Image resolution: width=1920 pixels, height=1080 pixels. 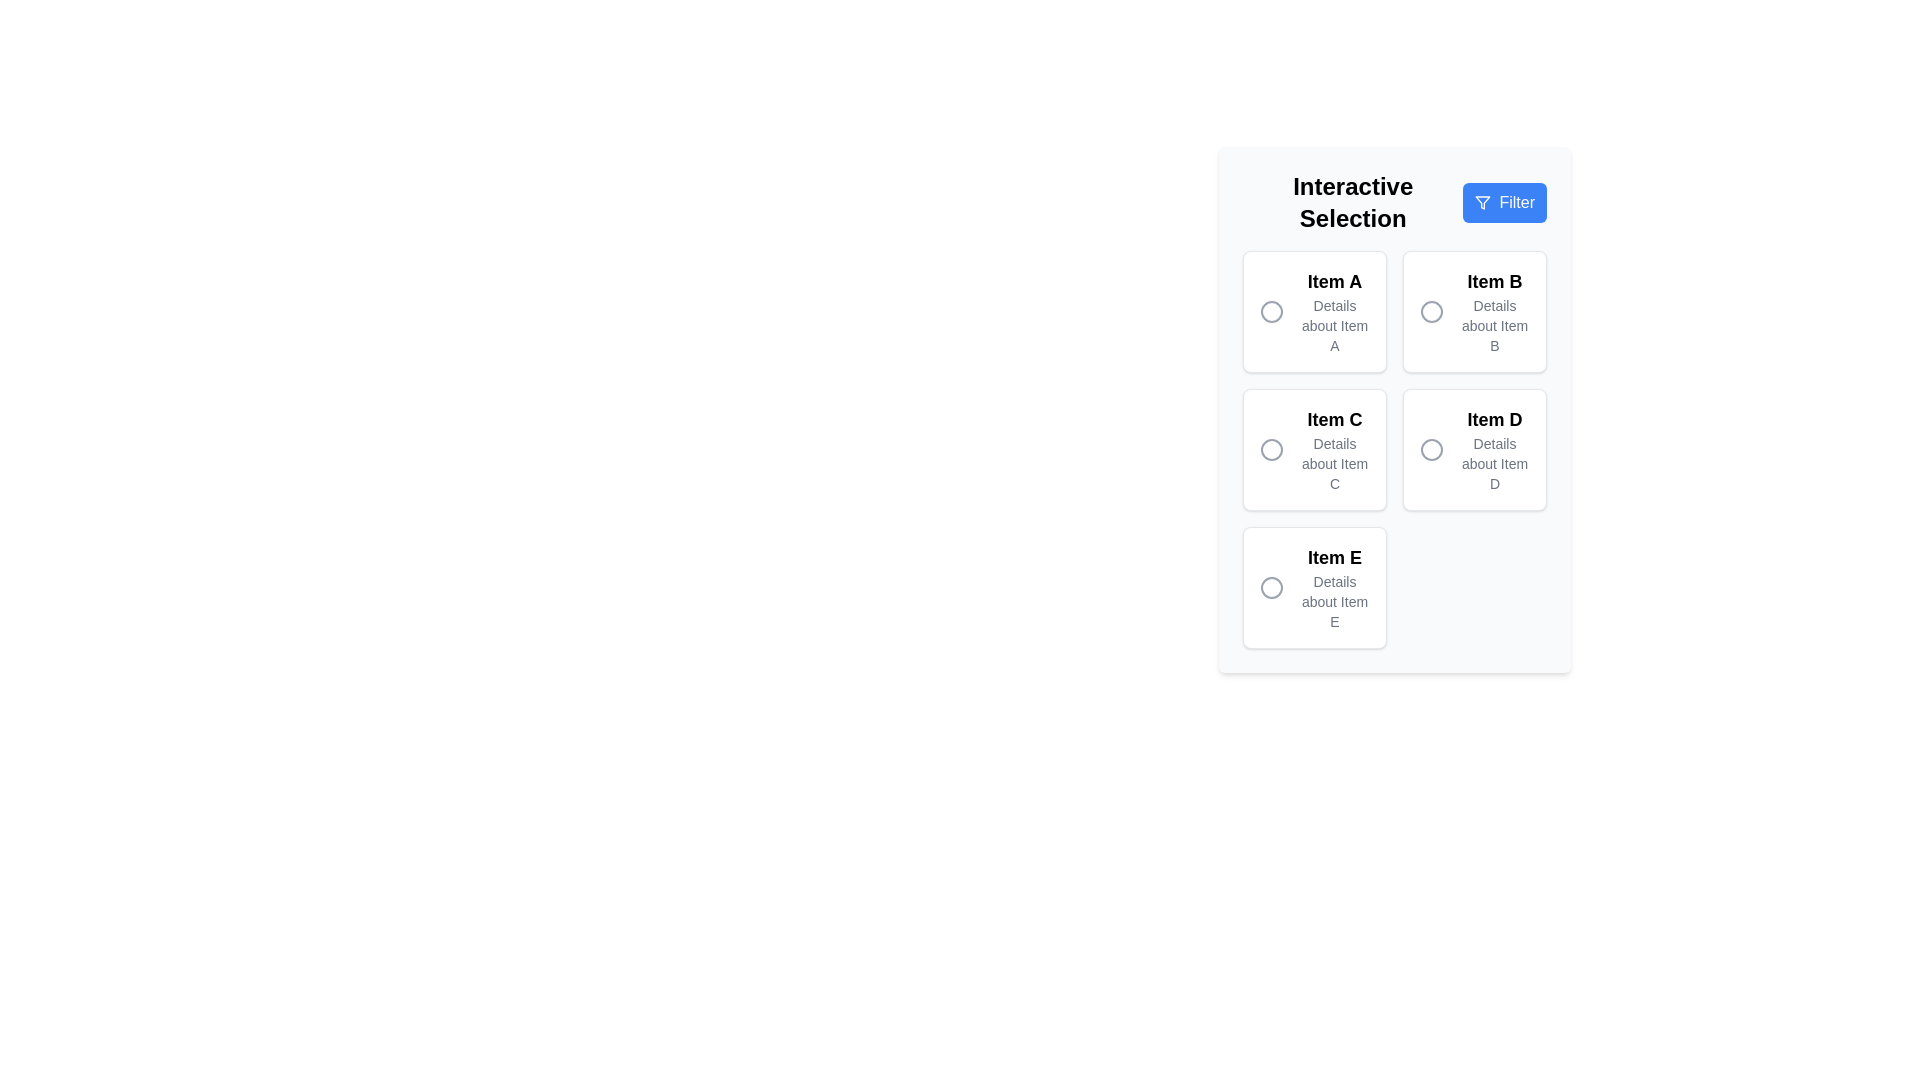 What do you see at coordinates (1430, 450) in the screenshot?
I see `the radio button located in the top-left corner of the 'Item D' card` at bounding box center [1430, 450].